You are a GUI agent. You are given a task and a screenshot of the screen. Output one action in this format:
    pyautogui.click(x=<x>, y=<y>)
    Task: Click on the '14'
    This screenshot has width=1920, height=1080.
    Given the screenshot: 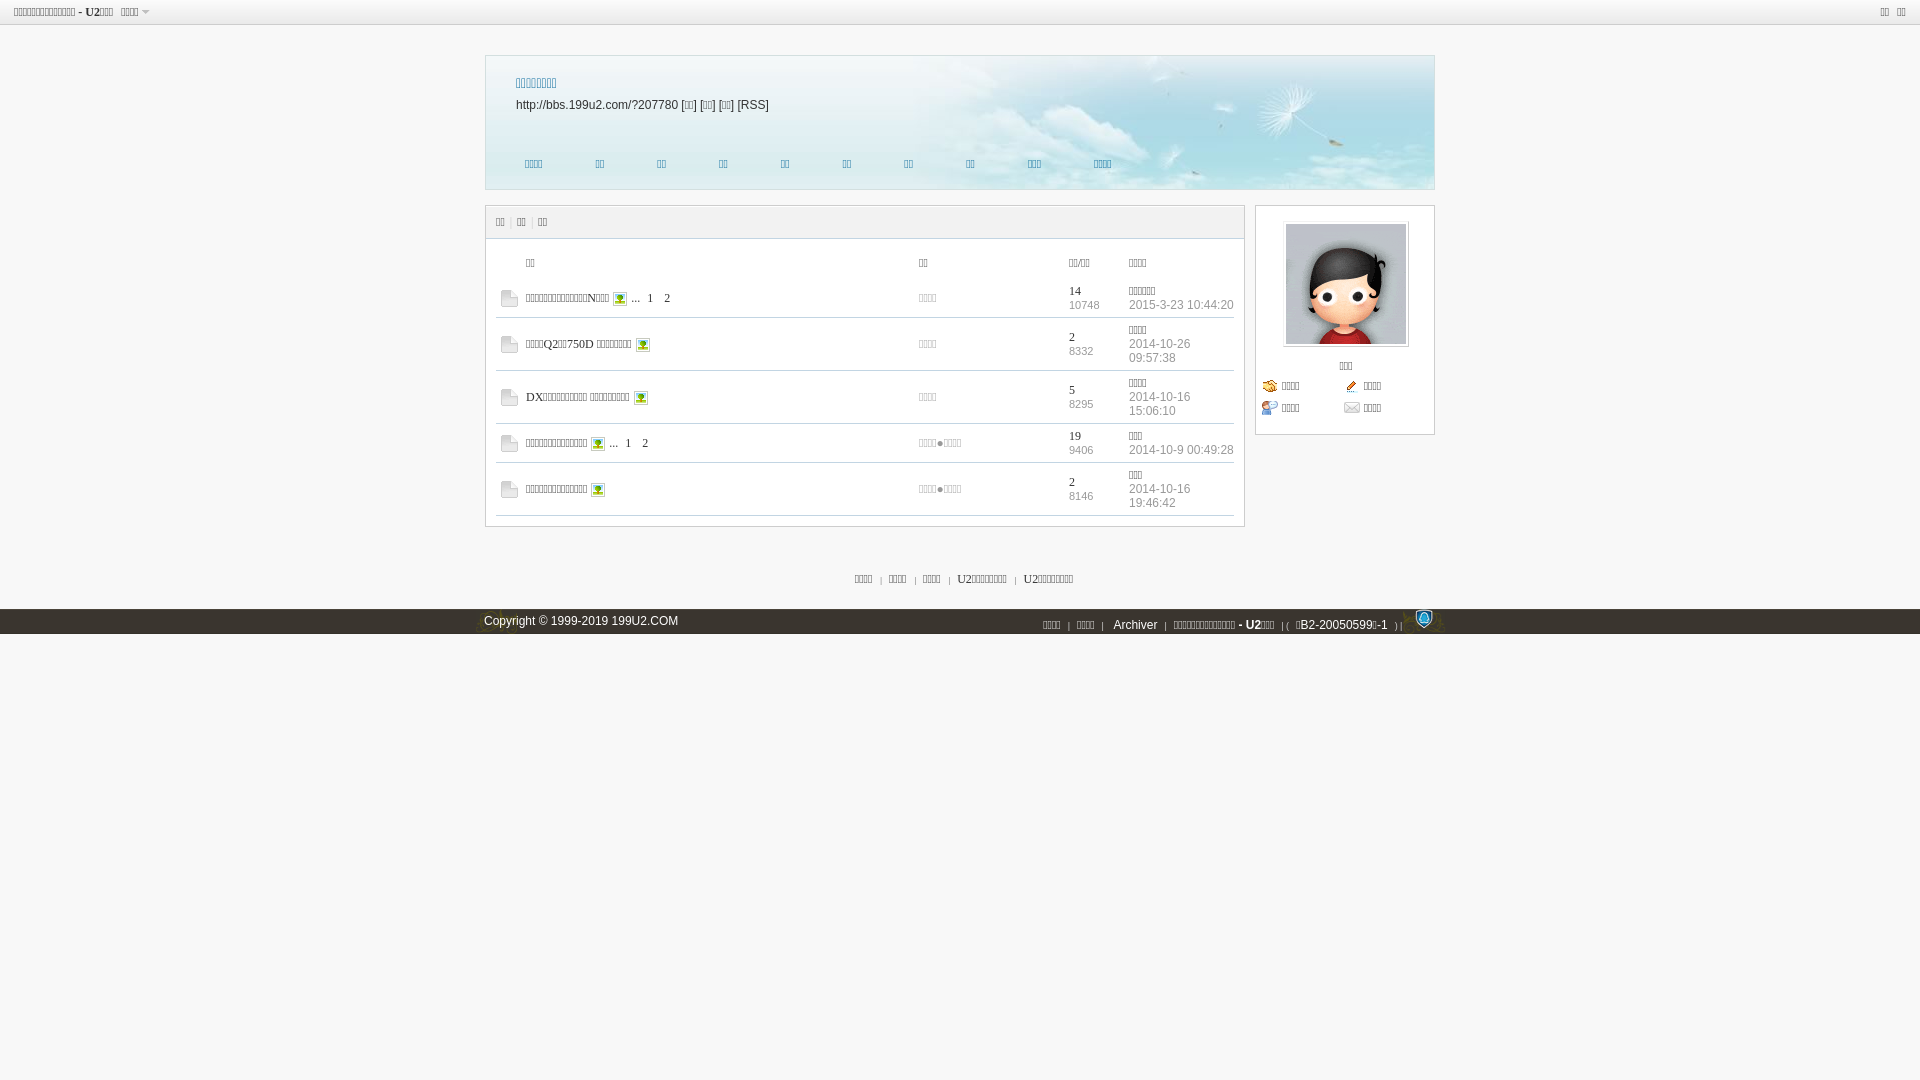 What is the action you would take?
    pyautogui.click(x=1074, y=290)
    